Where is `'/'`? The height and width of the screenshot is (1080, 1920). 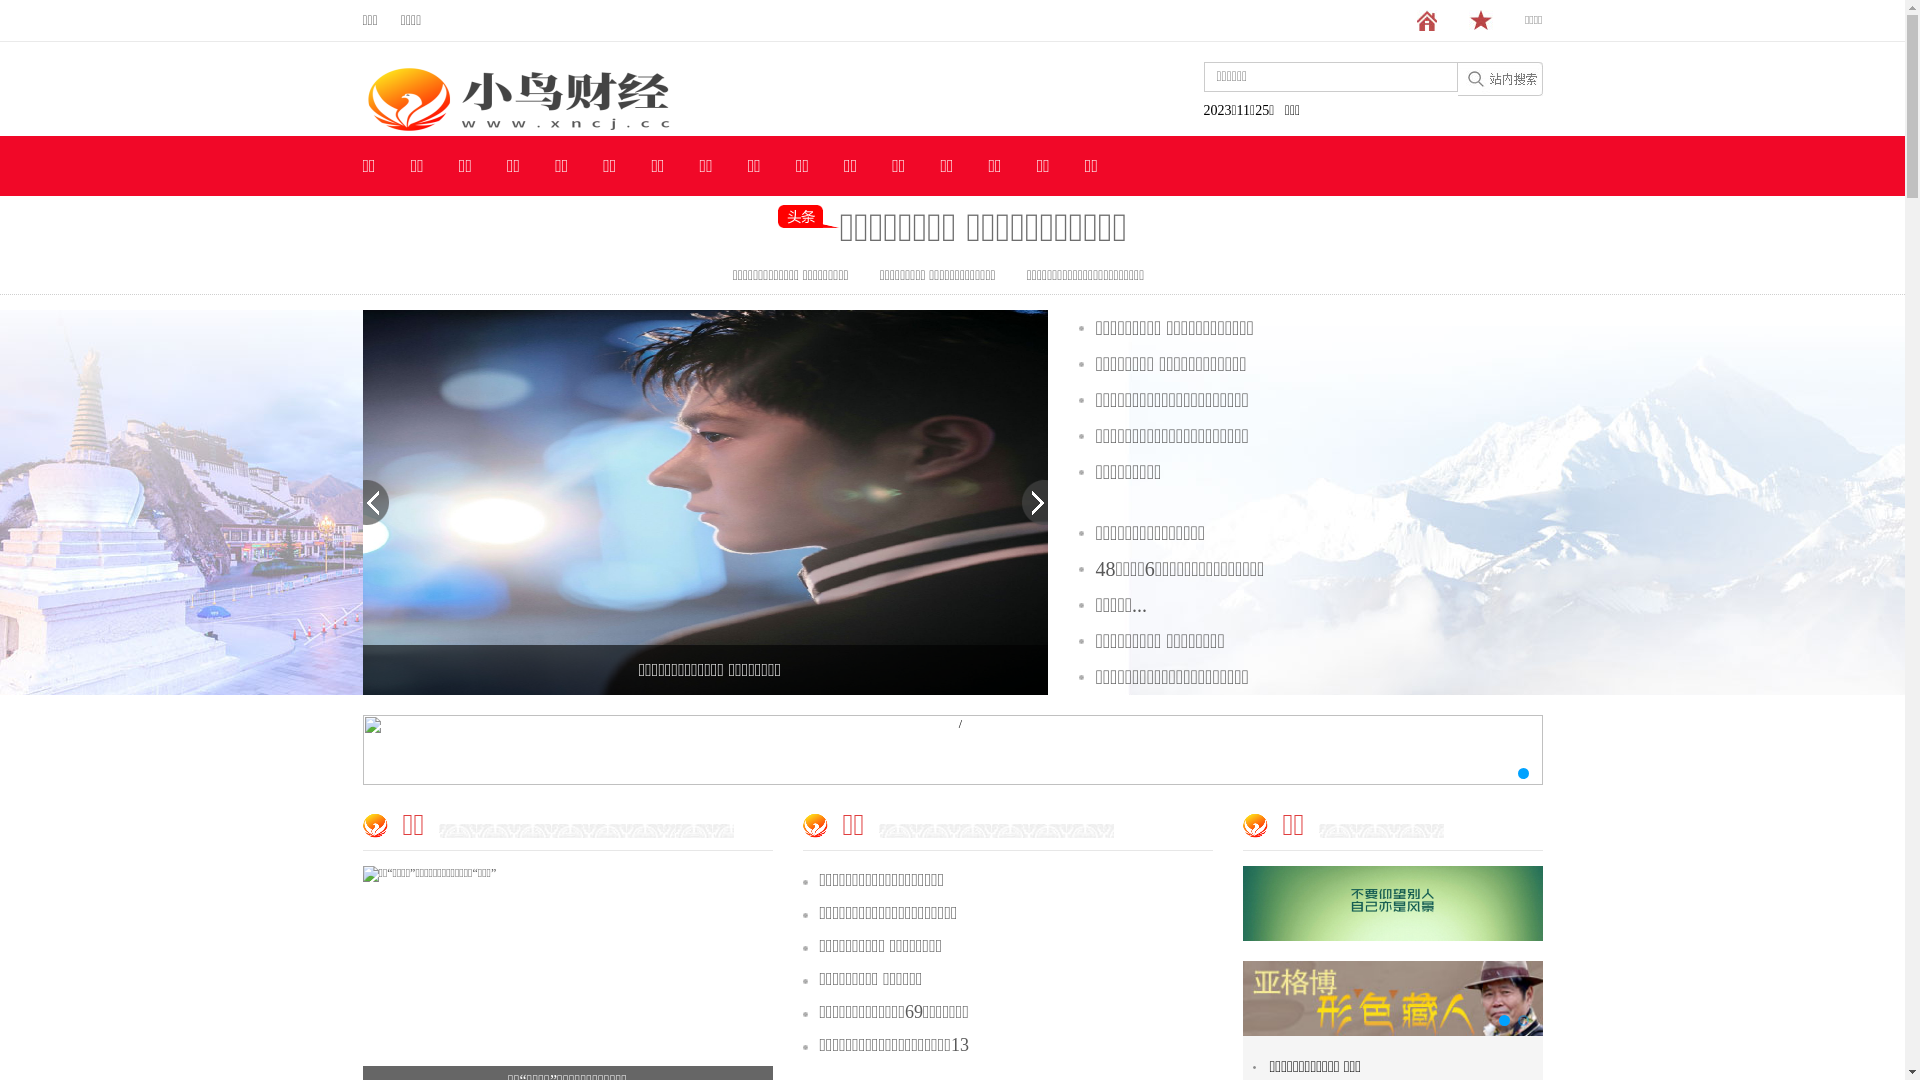
'/' is located at coordinates (950, 749).